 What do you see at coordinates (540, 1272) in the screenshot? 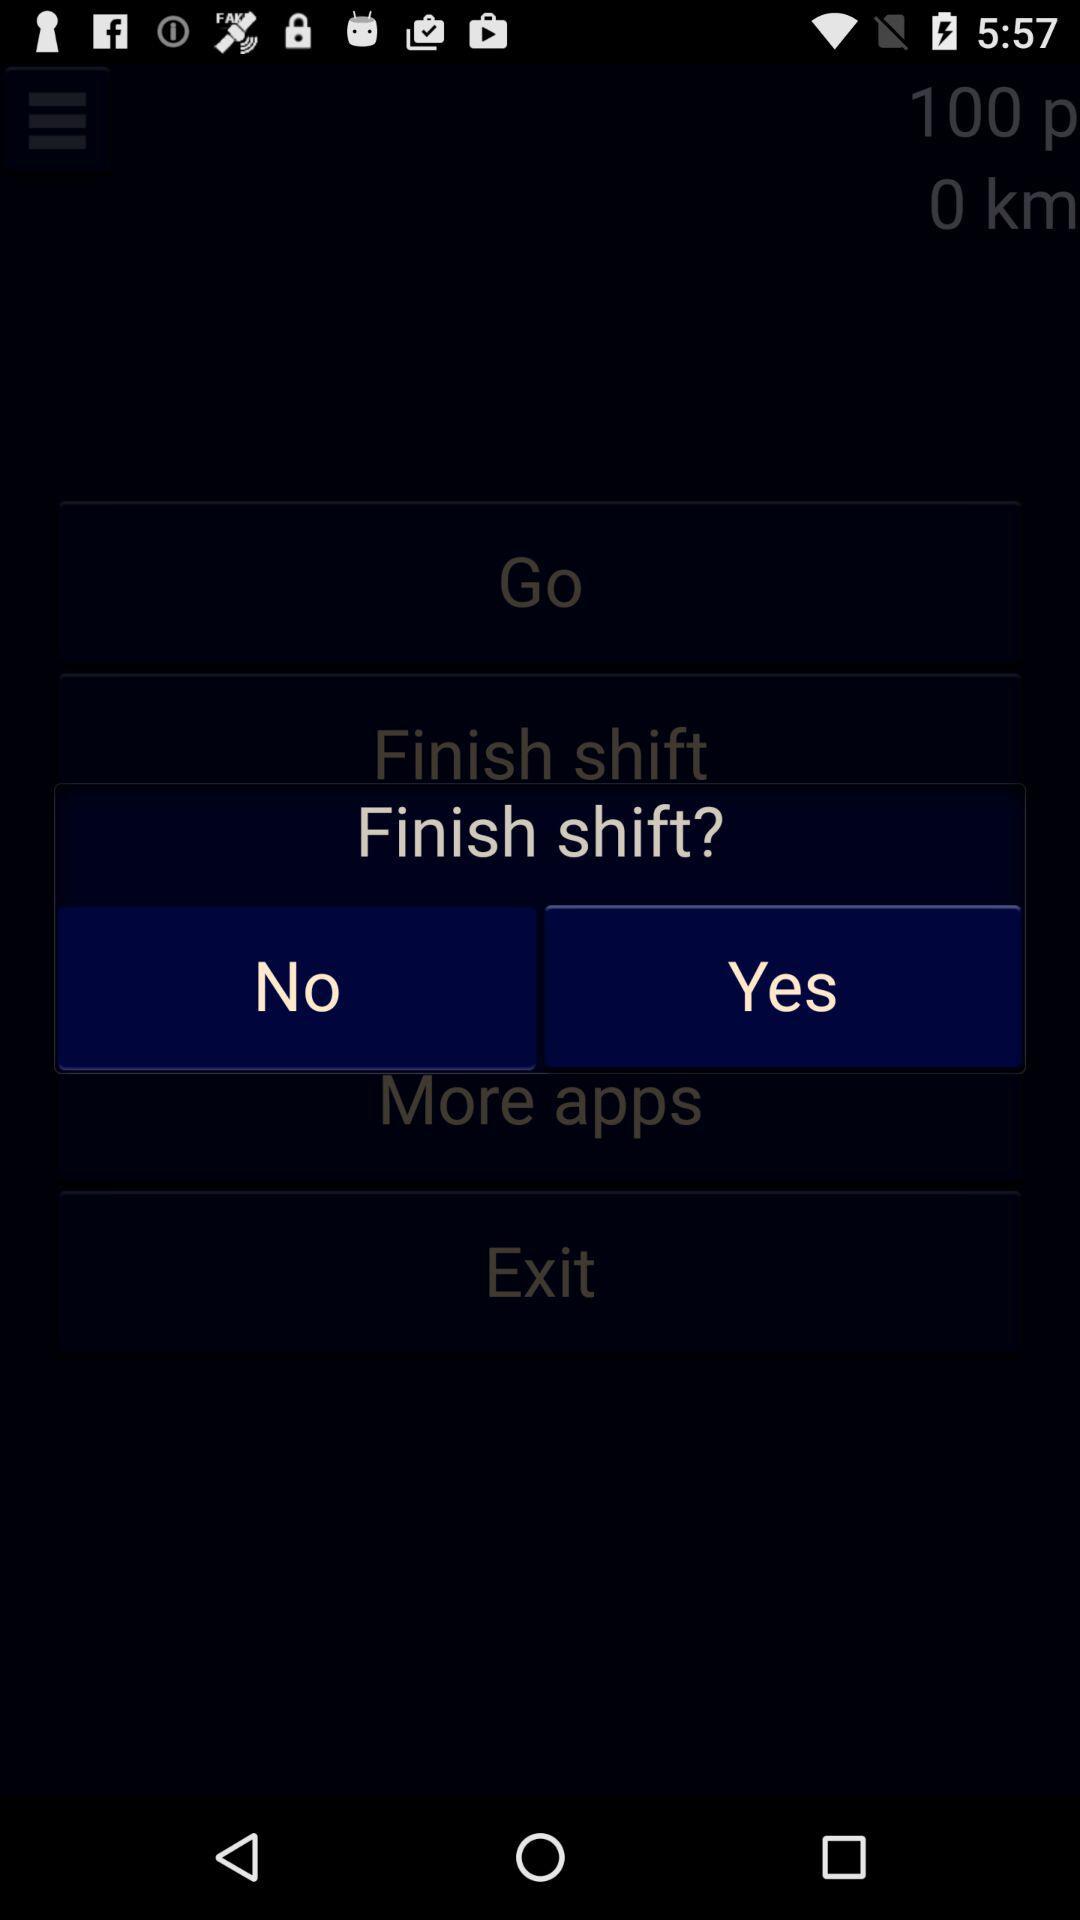
I see `exit` at bounding box center [540, 1272].